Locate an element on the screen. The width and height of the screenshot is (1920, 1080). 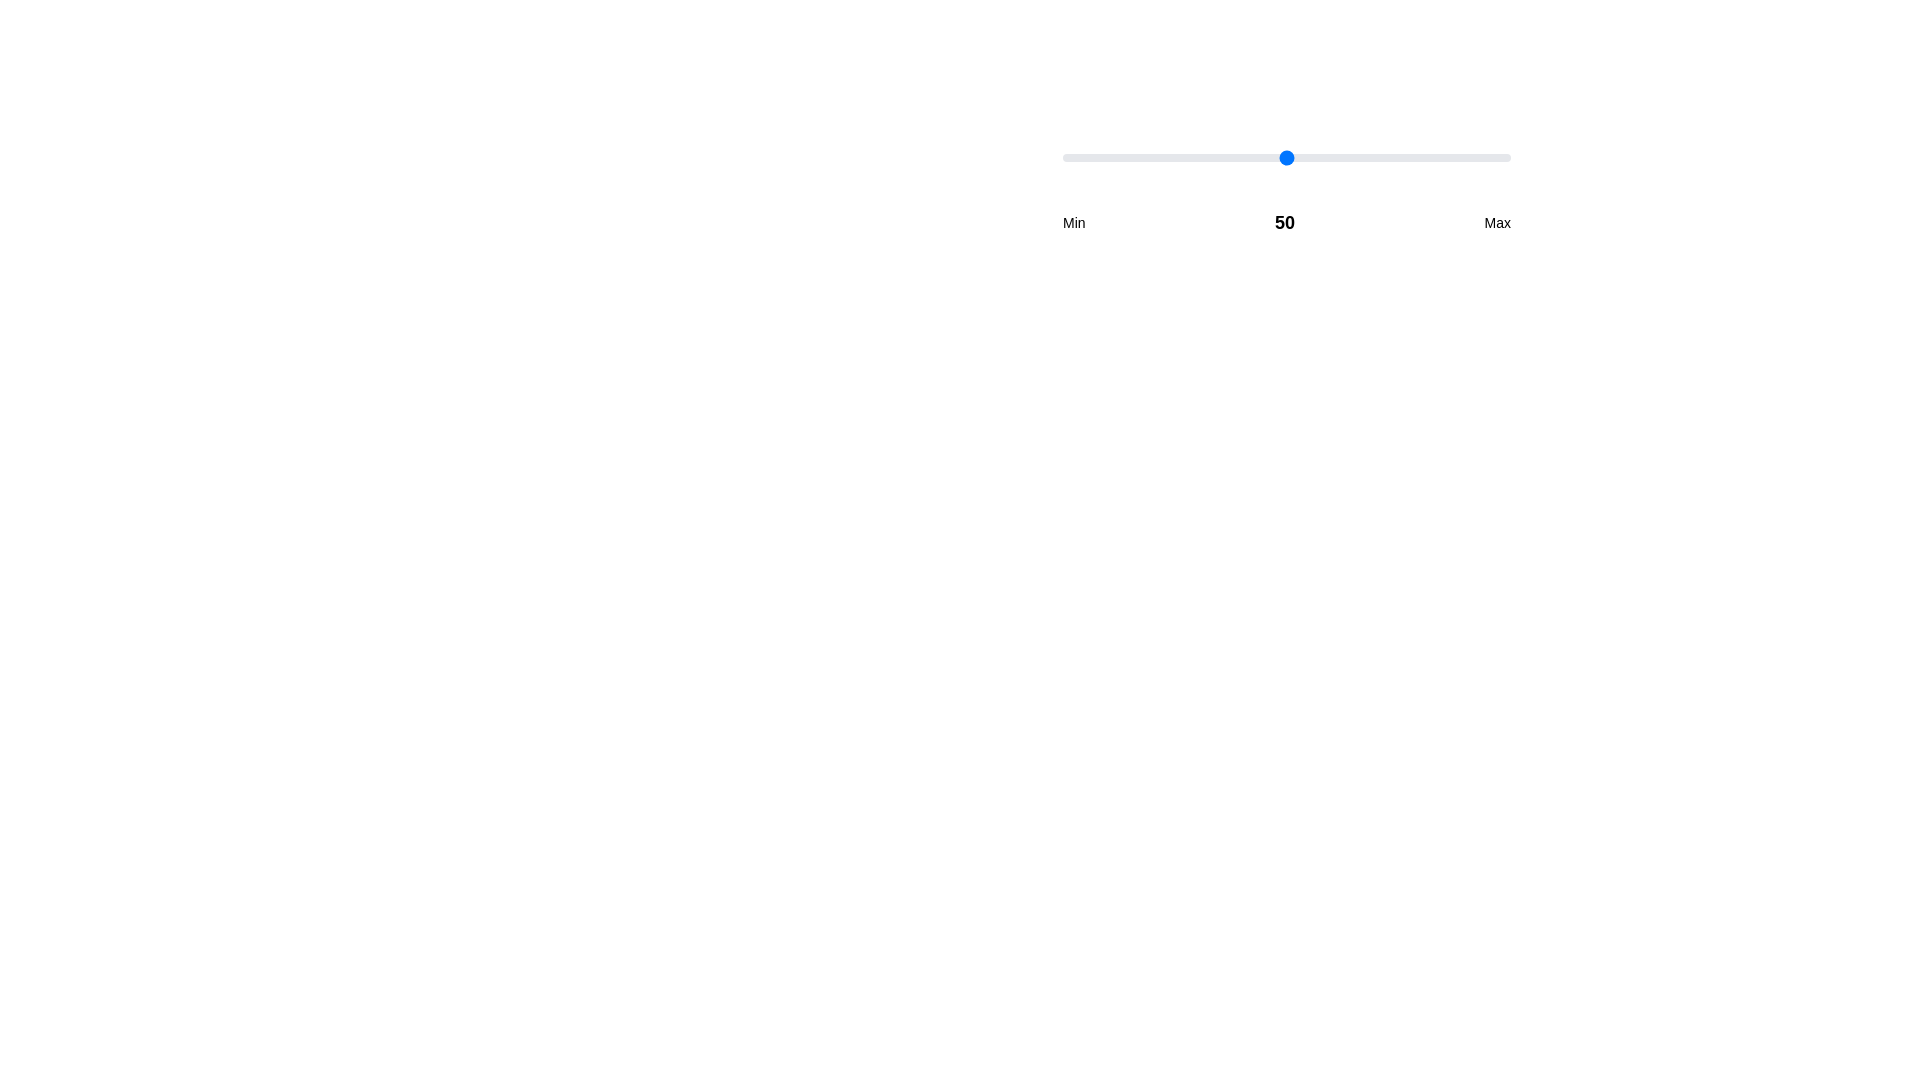
the static text label displaying the number '50', which is centrally aligned between the labels 'Min' and 'Max' below a horizontal bar is located at coordinates (1285, 223).